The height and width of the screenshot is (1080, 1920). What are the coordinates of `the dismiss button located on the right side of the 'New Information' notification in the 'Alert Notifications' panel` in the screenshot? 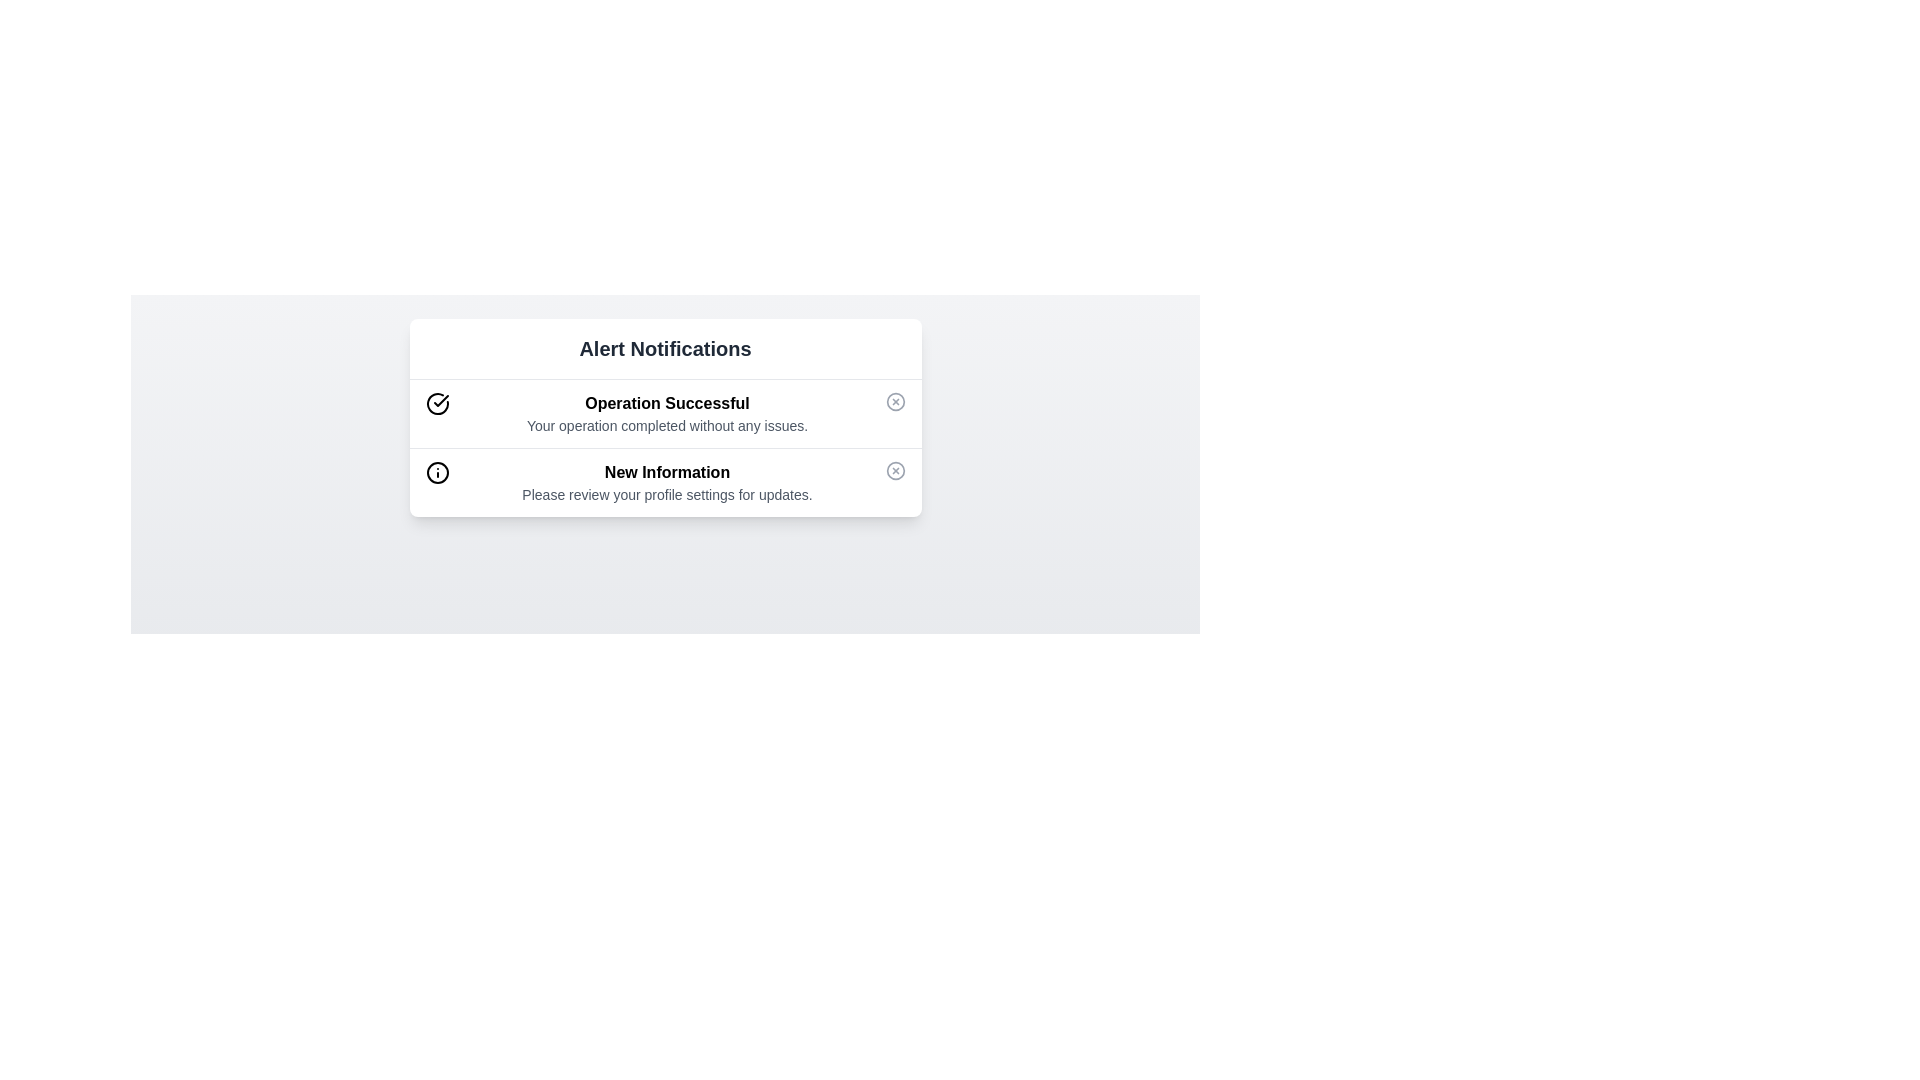 It's located at (894, 470).